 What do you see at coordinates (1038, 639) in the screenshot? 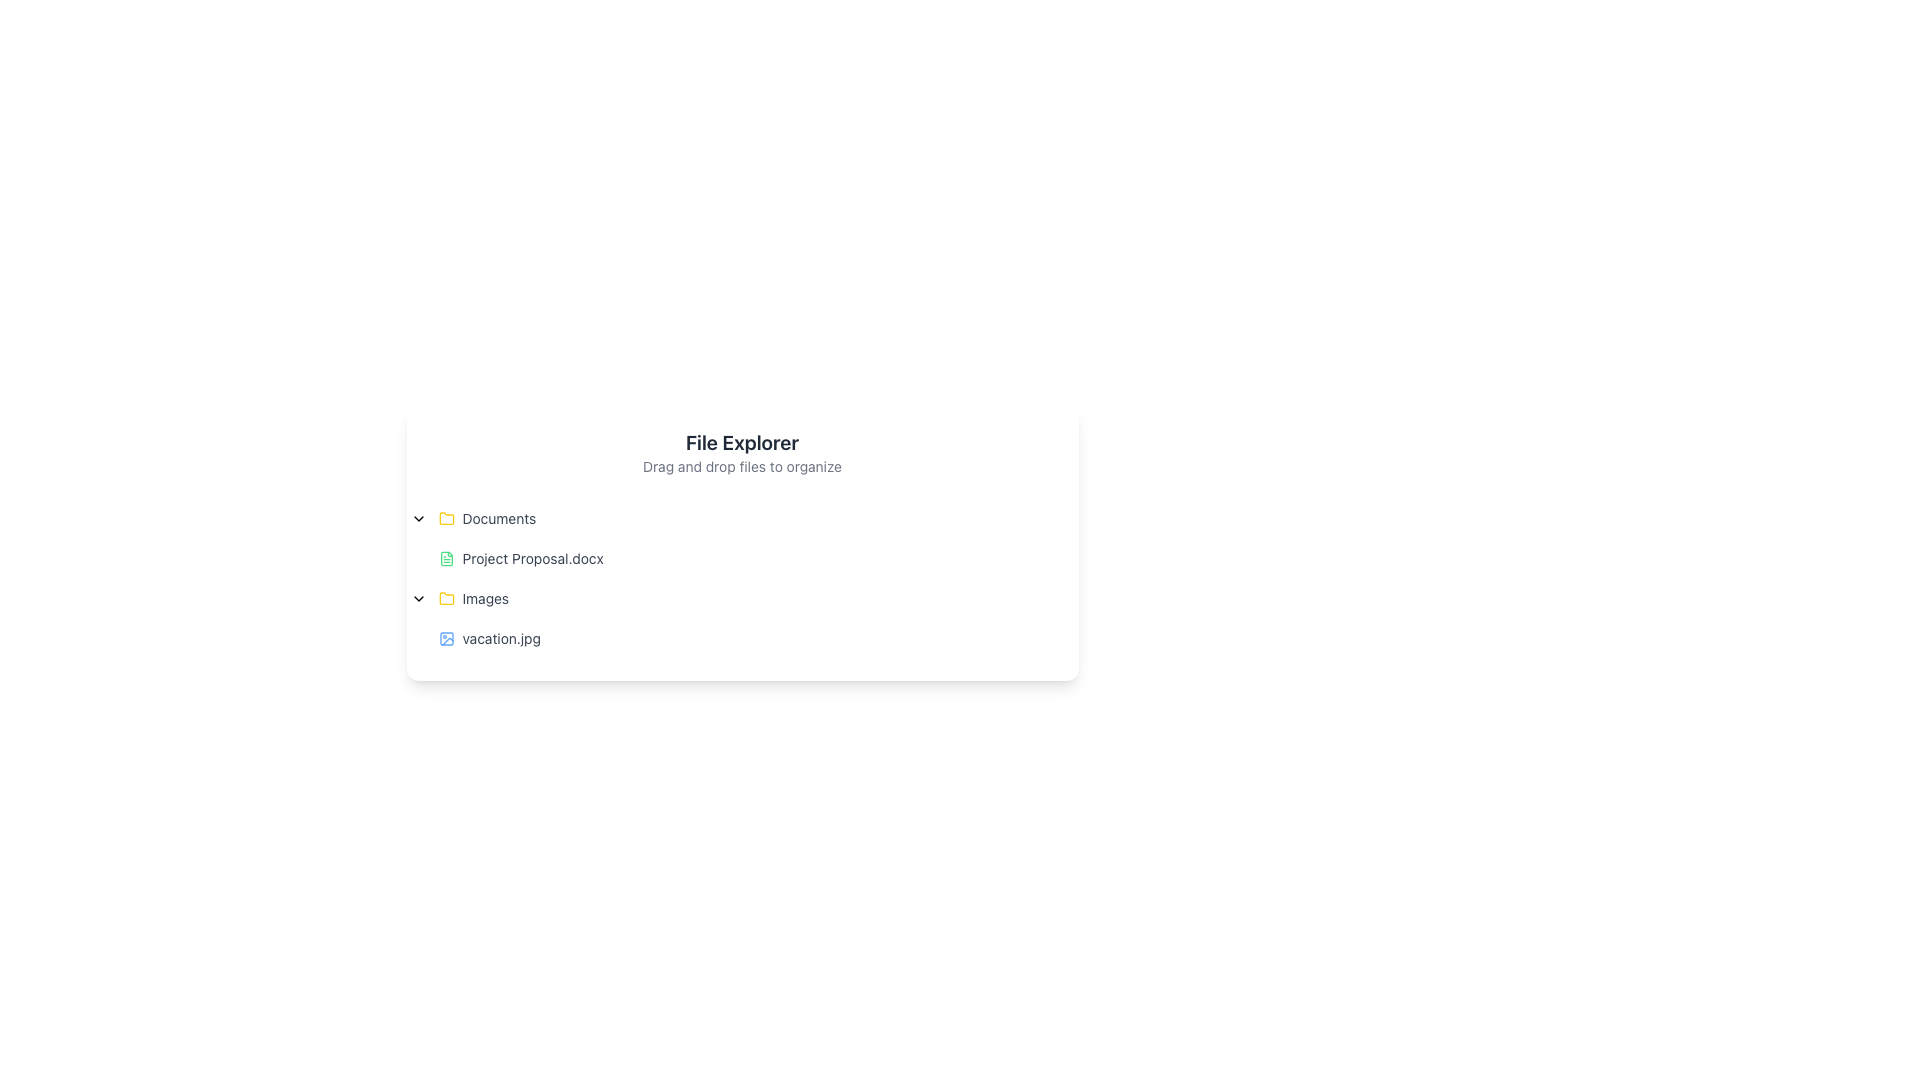
I see `the ellipsis button at the far-right end of the row for the file 'vacation.jpg' to invoke the context menu` at bounding box center [1038, 639].